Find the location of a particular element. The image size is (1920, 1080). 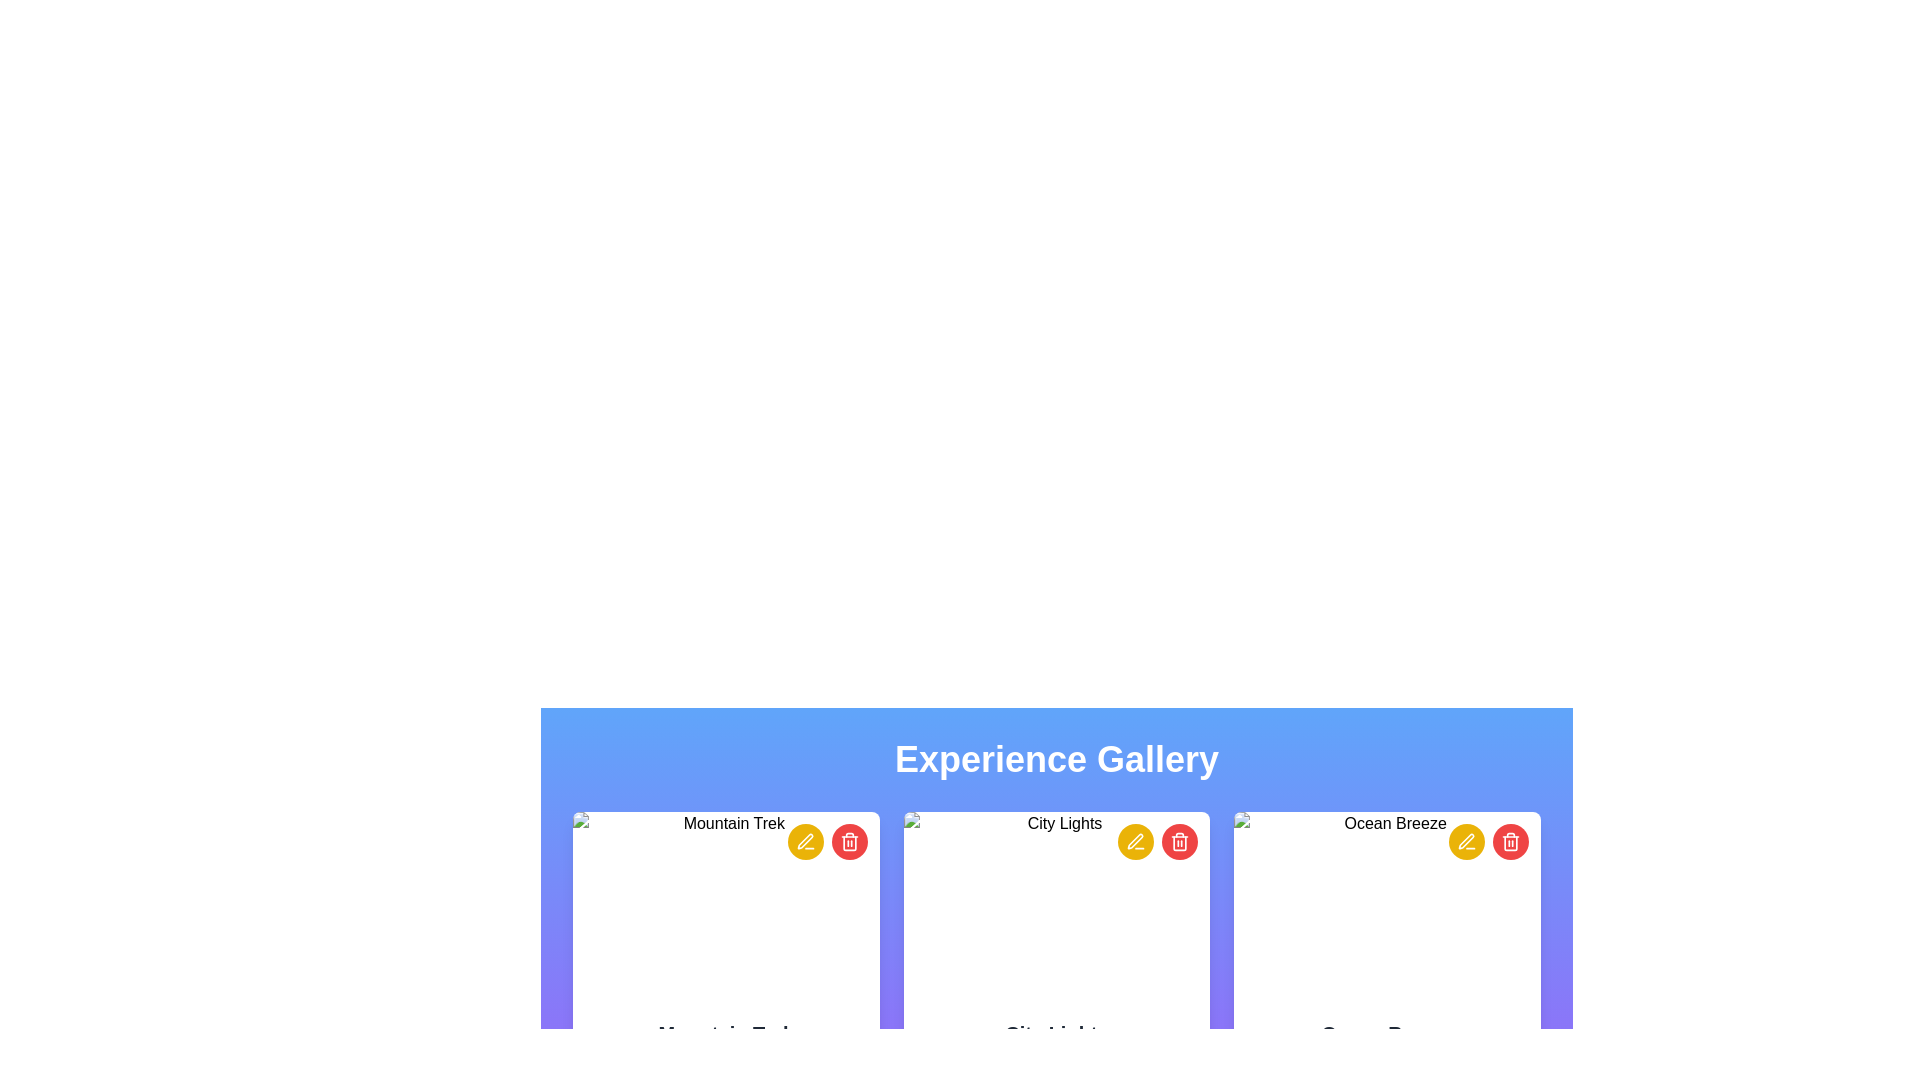

the mountain trek image in the Experience Gallery card to inspect it is located at coordinates (724, 907).